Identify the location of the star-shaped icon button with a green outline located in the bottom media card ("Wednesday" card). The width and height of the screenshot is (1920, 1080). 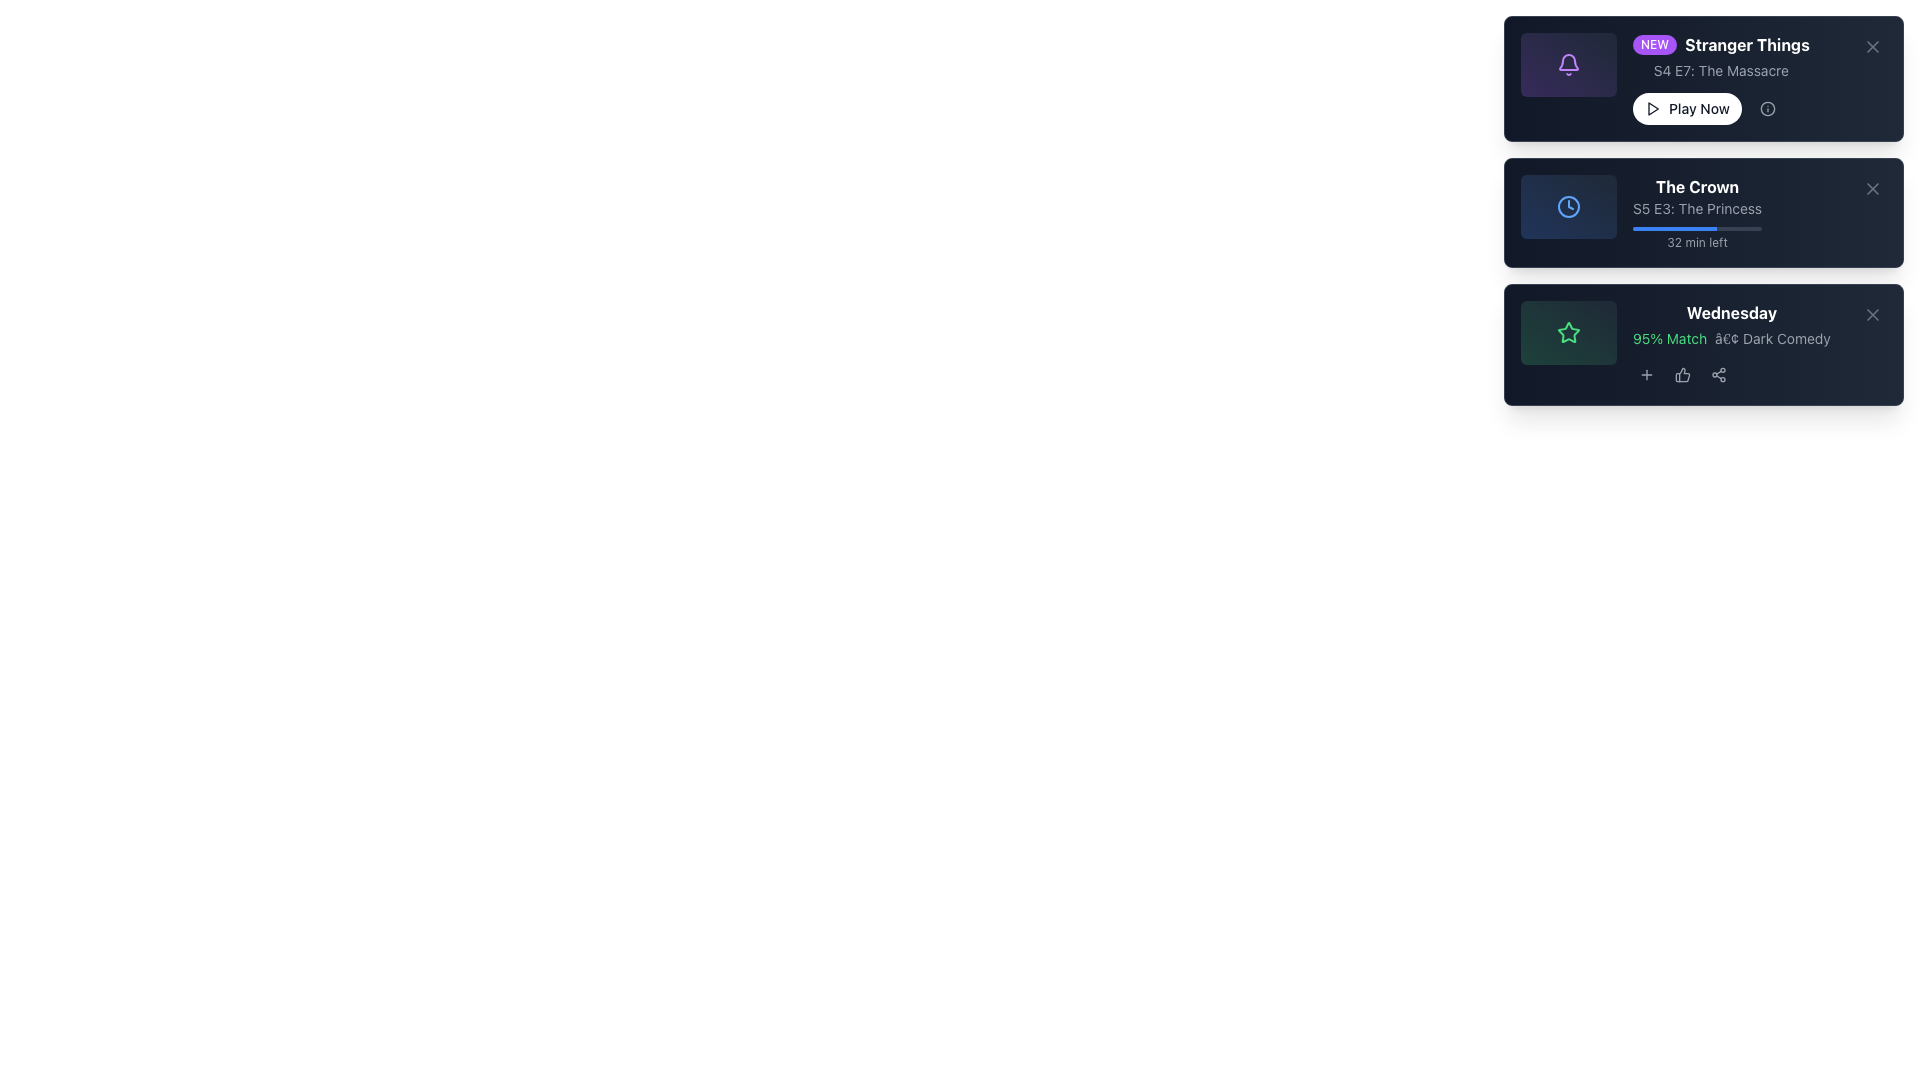
(1568, 331).